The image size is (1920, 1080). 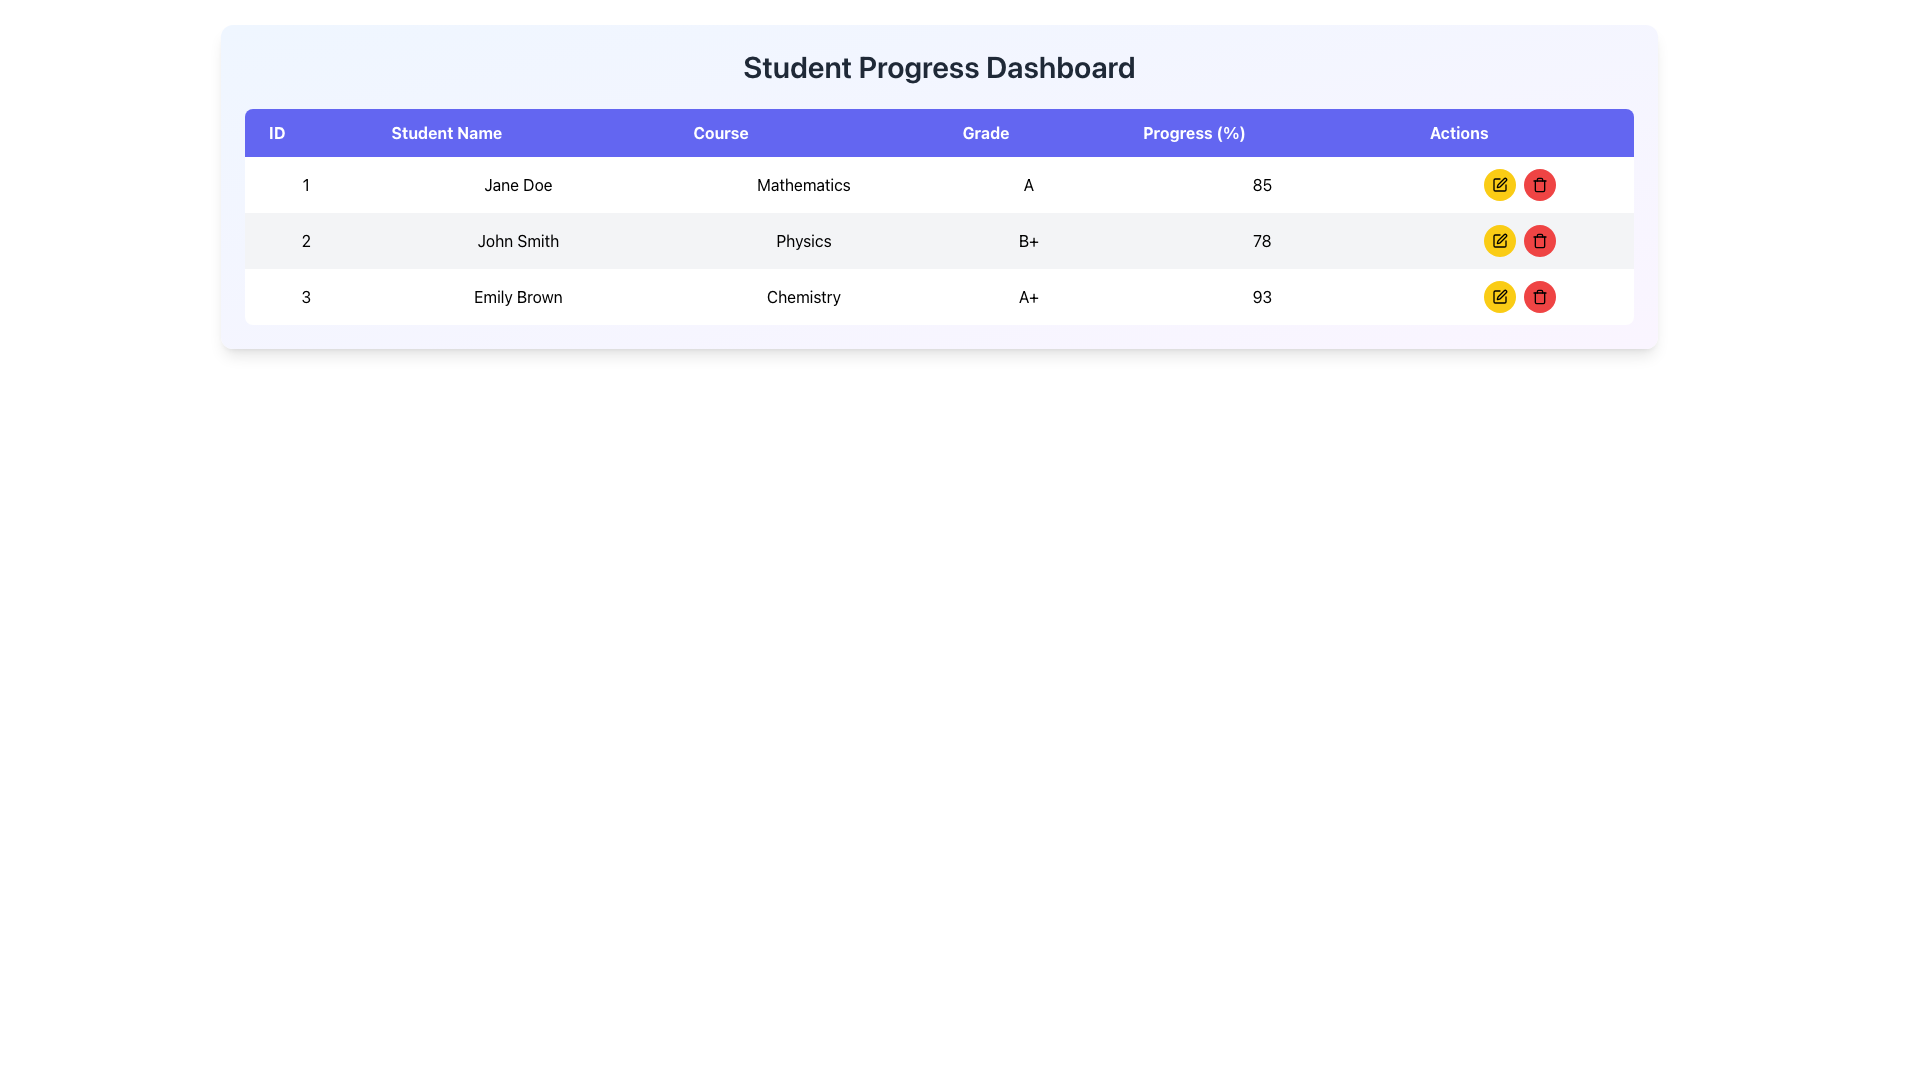 What do you see at coordinates (1538, 239) in the screenshot?
I see `the red circular button with a trash can icon located in the 'Actions' column for the row of 'John Smith'` at bounding box center [1538, 239].